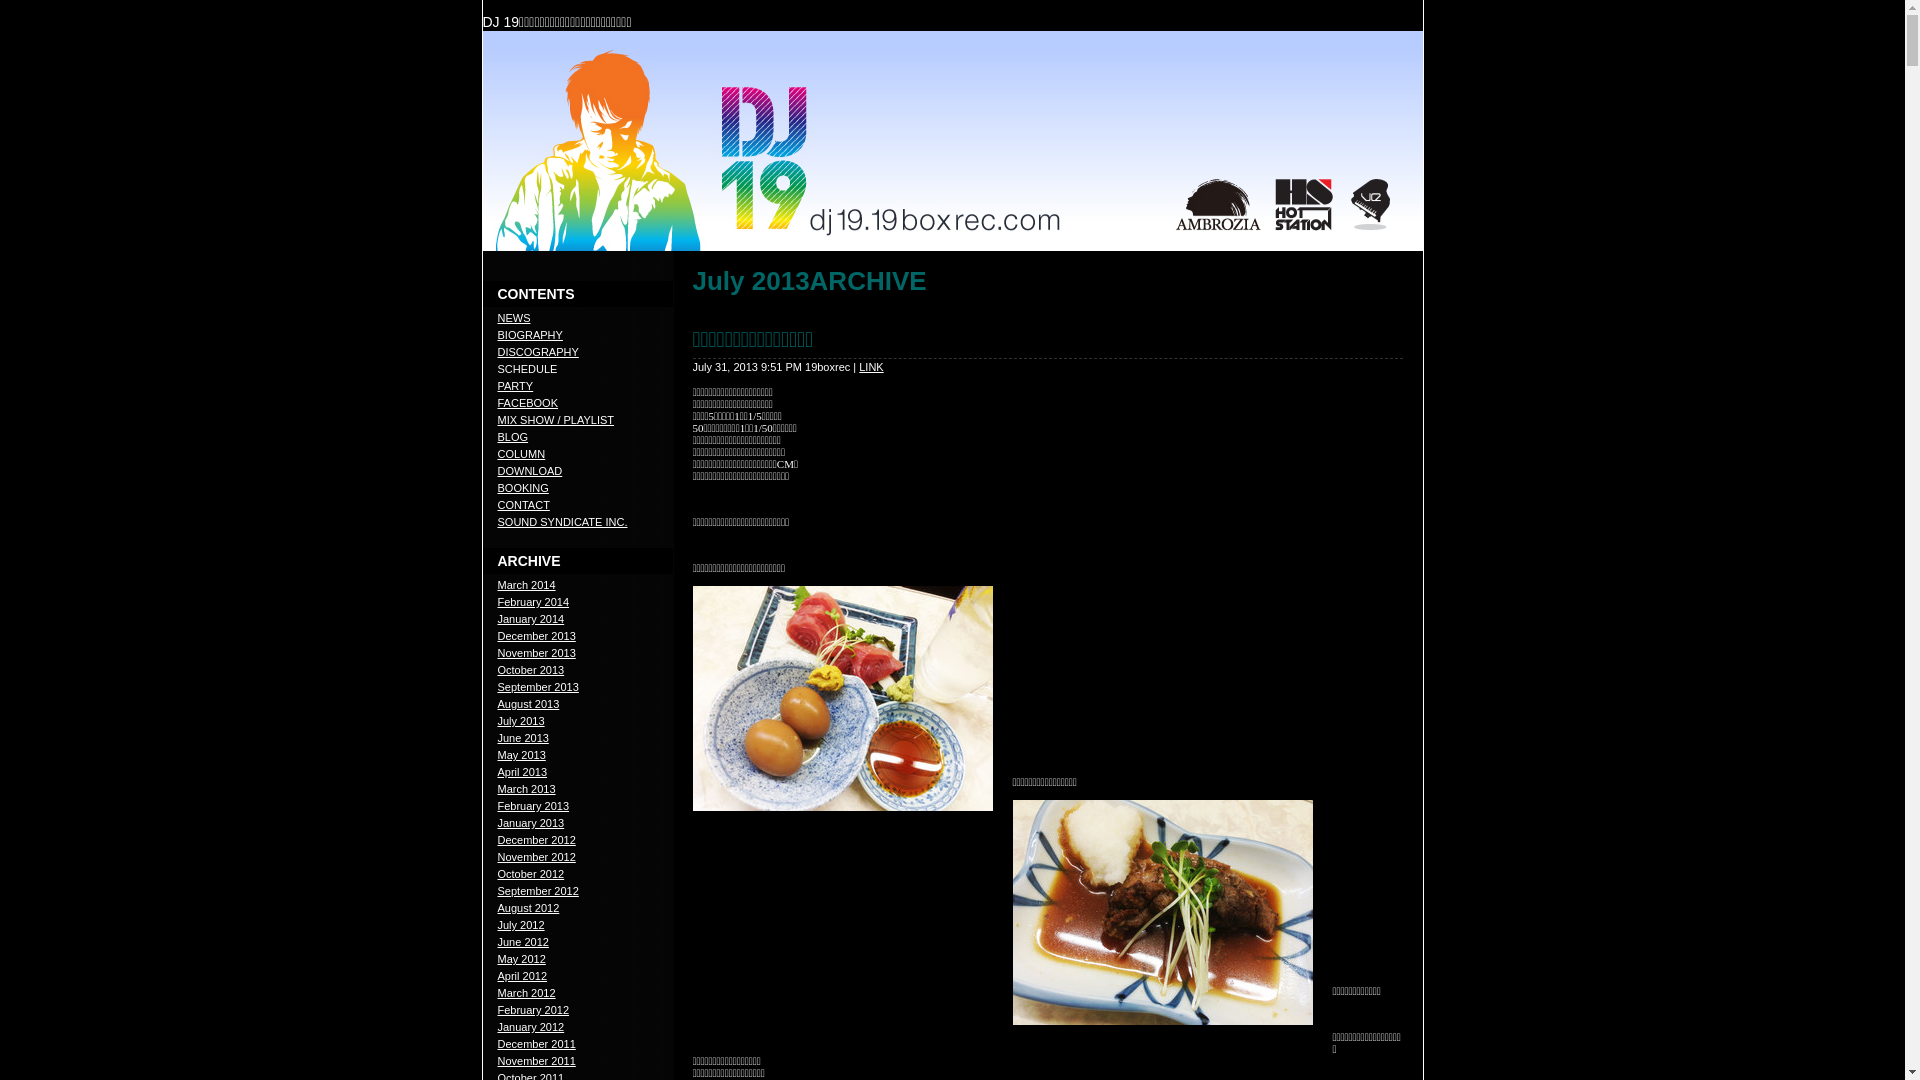 The height and width of the screenshot is (1080, 1920). I want to click on 'April 2012', so click(523, 974).